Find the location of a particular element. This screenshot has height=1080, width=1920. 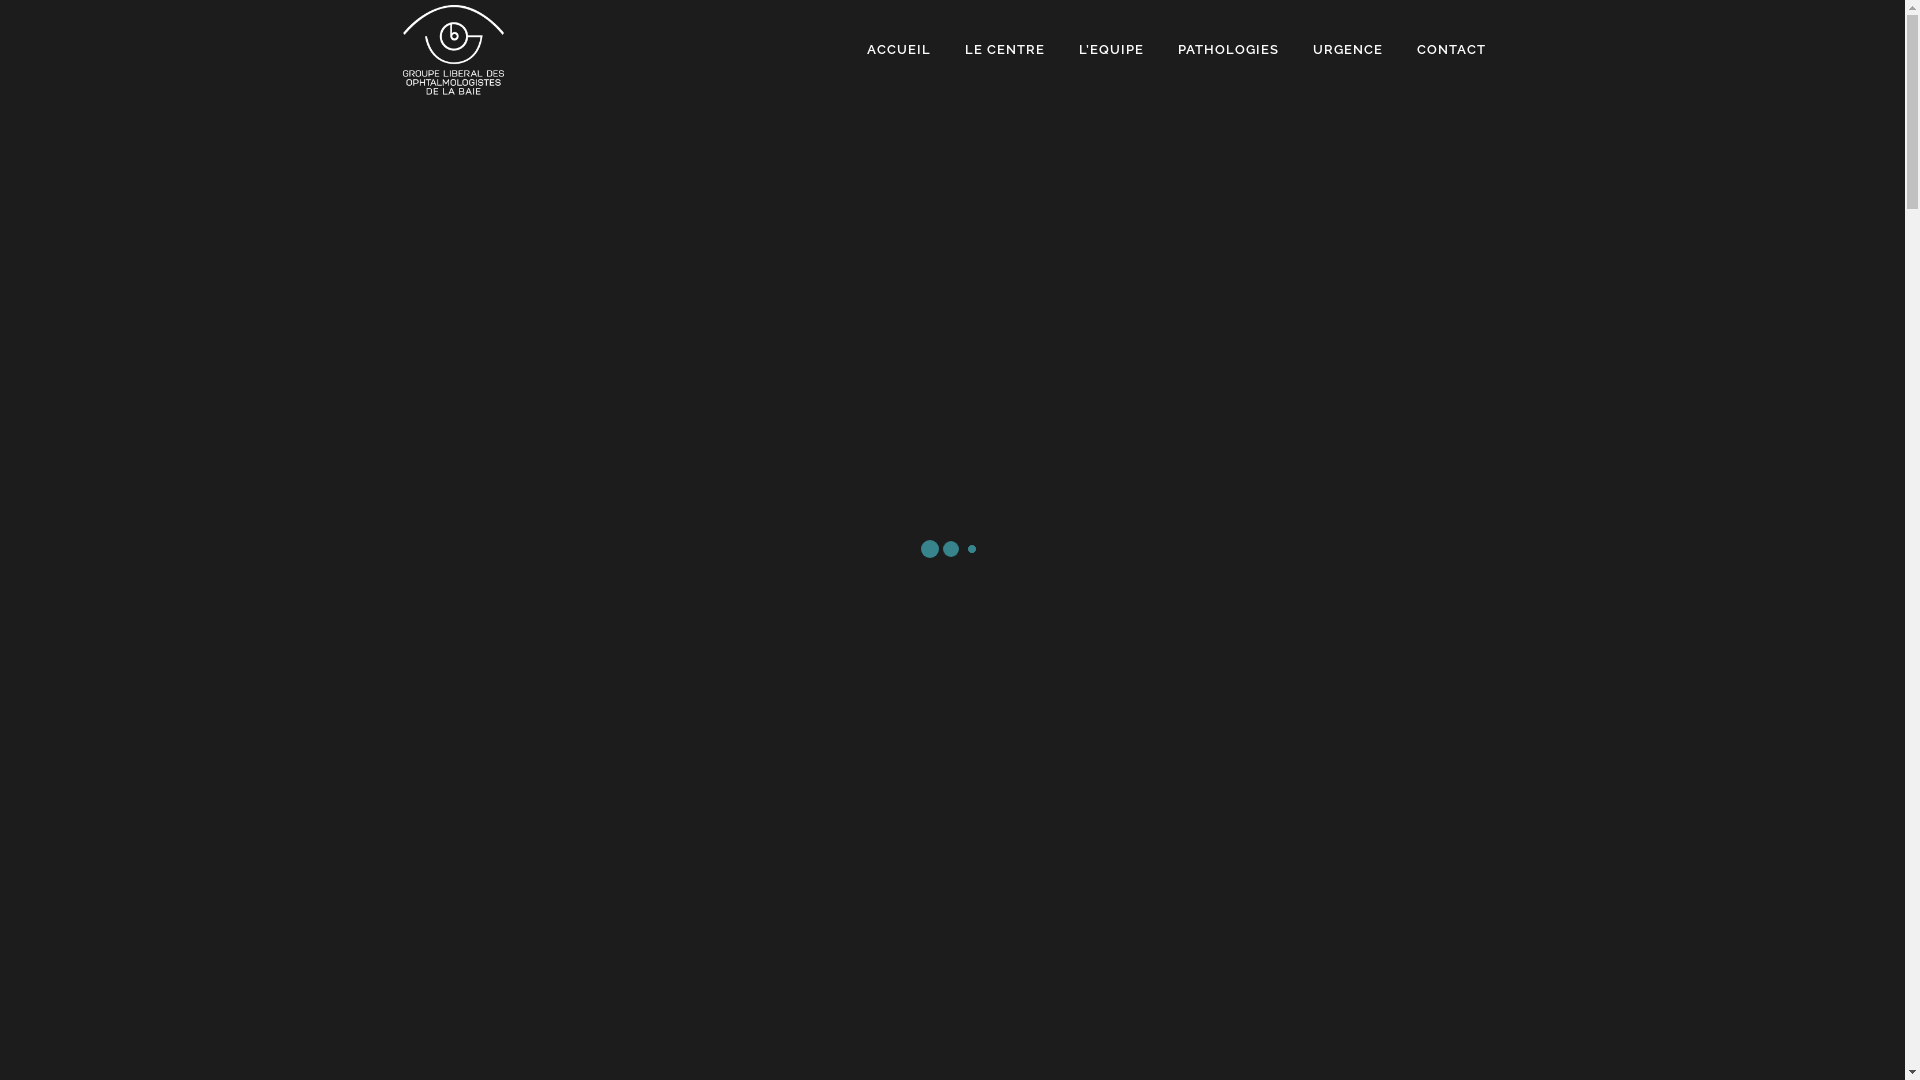

'LE CENTRE' is located at coordinates (1004, 49).